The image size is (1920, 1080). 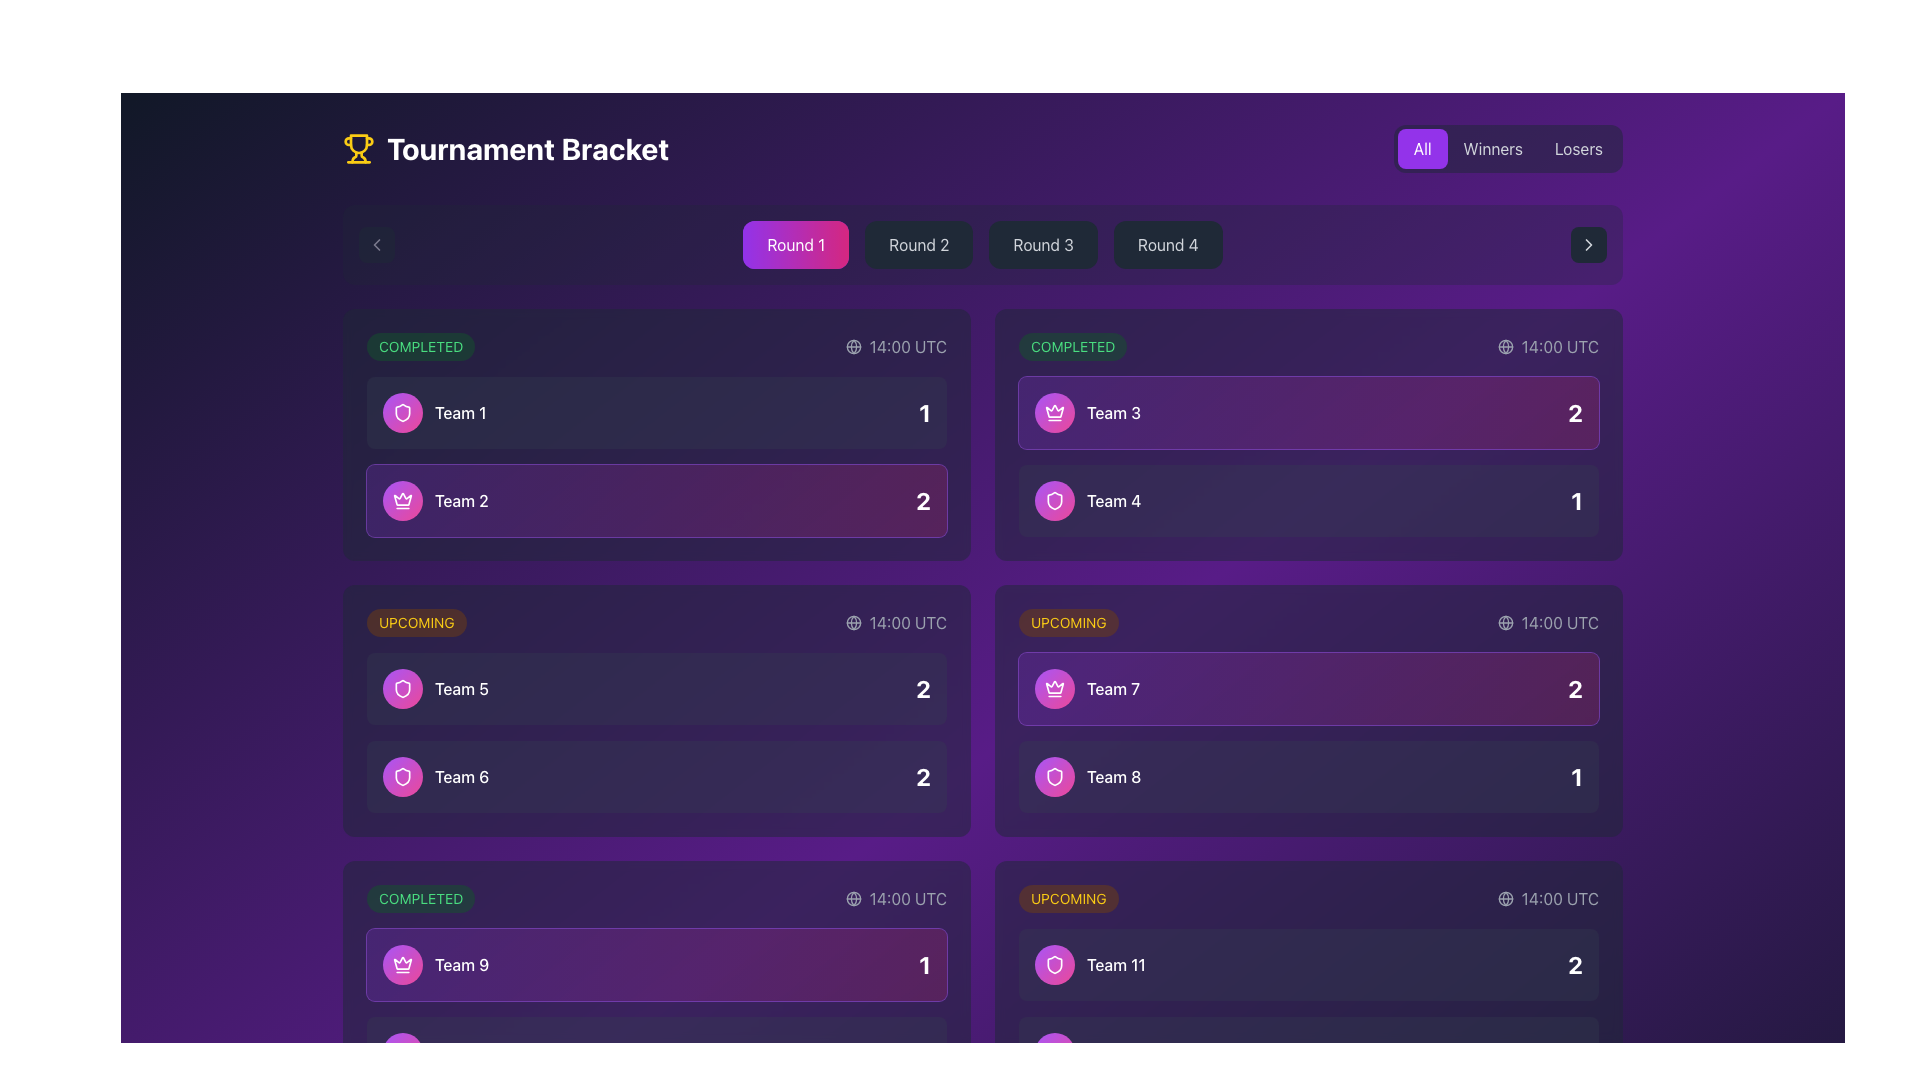 What do you see at coordinates (1087, 775) in the screenshot?
I see `the Text label representing 'Team 8' in the tournament bracket, situated in the bottom-right area of the interface, following 'Team 7'` at bounding box center [1087, 775].